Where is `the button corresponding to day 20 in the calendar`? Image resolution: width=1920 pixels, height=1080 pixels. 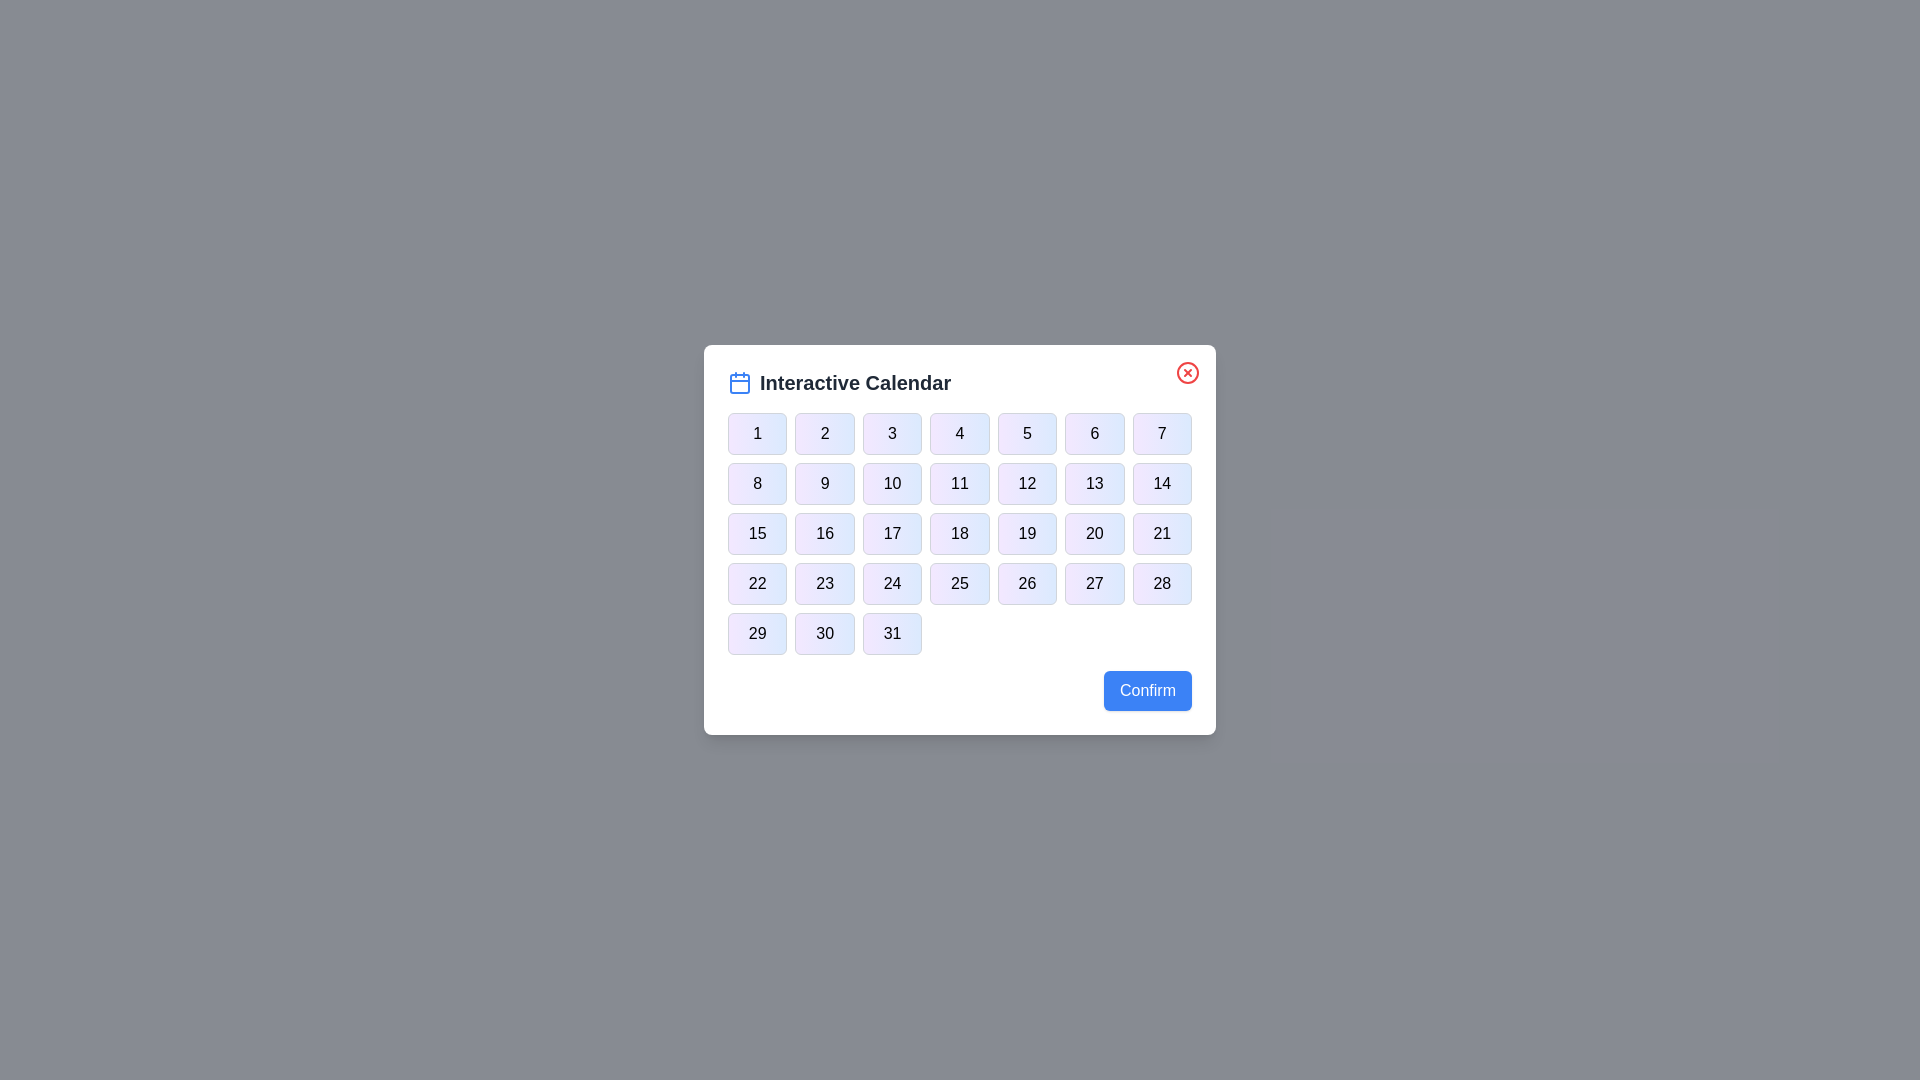 the button corresponding to day 20 in the calendar is located at coordinates (1093, 532).